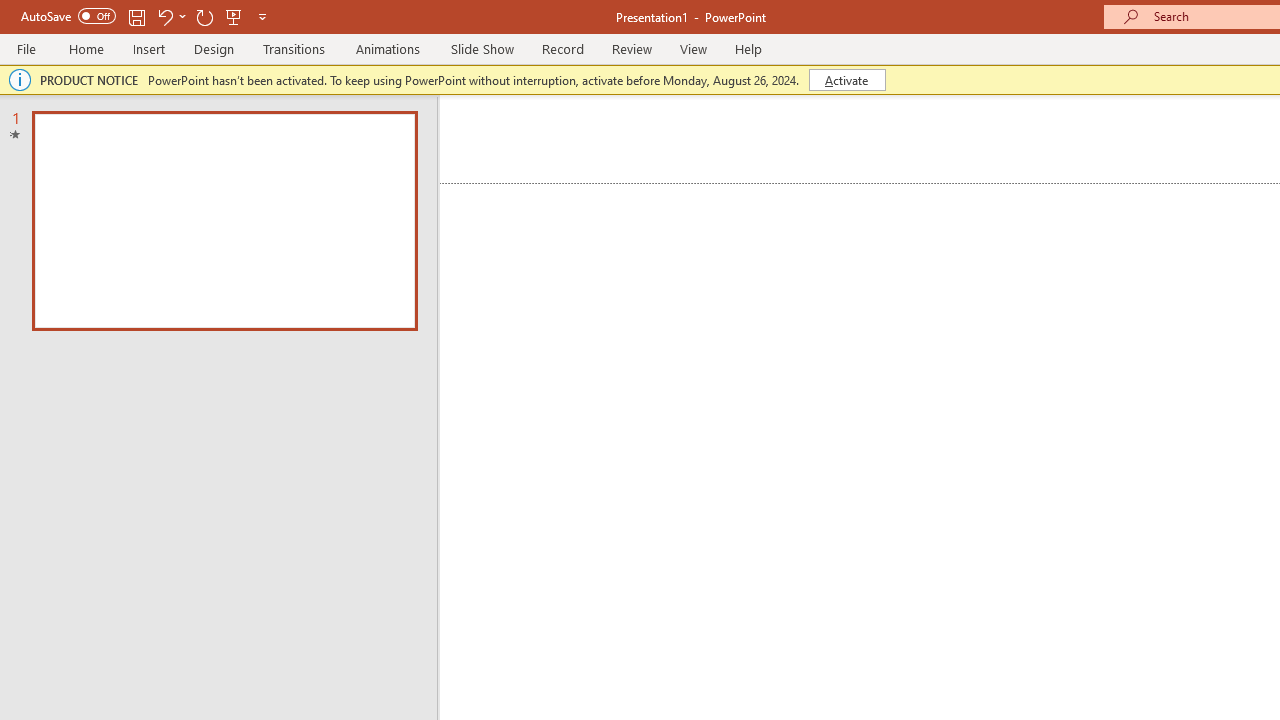 The height and width of the screenshot is (720, 1280). I want to click on 'Insert', so click(148, 48).